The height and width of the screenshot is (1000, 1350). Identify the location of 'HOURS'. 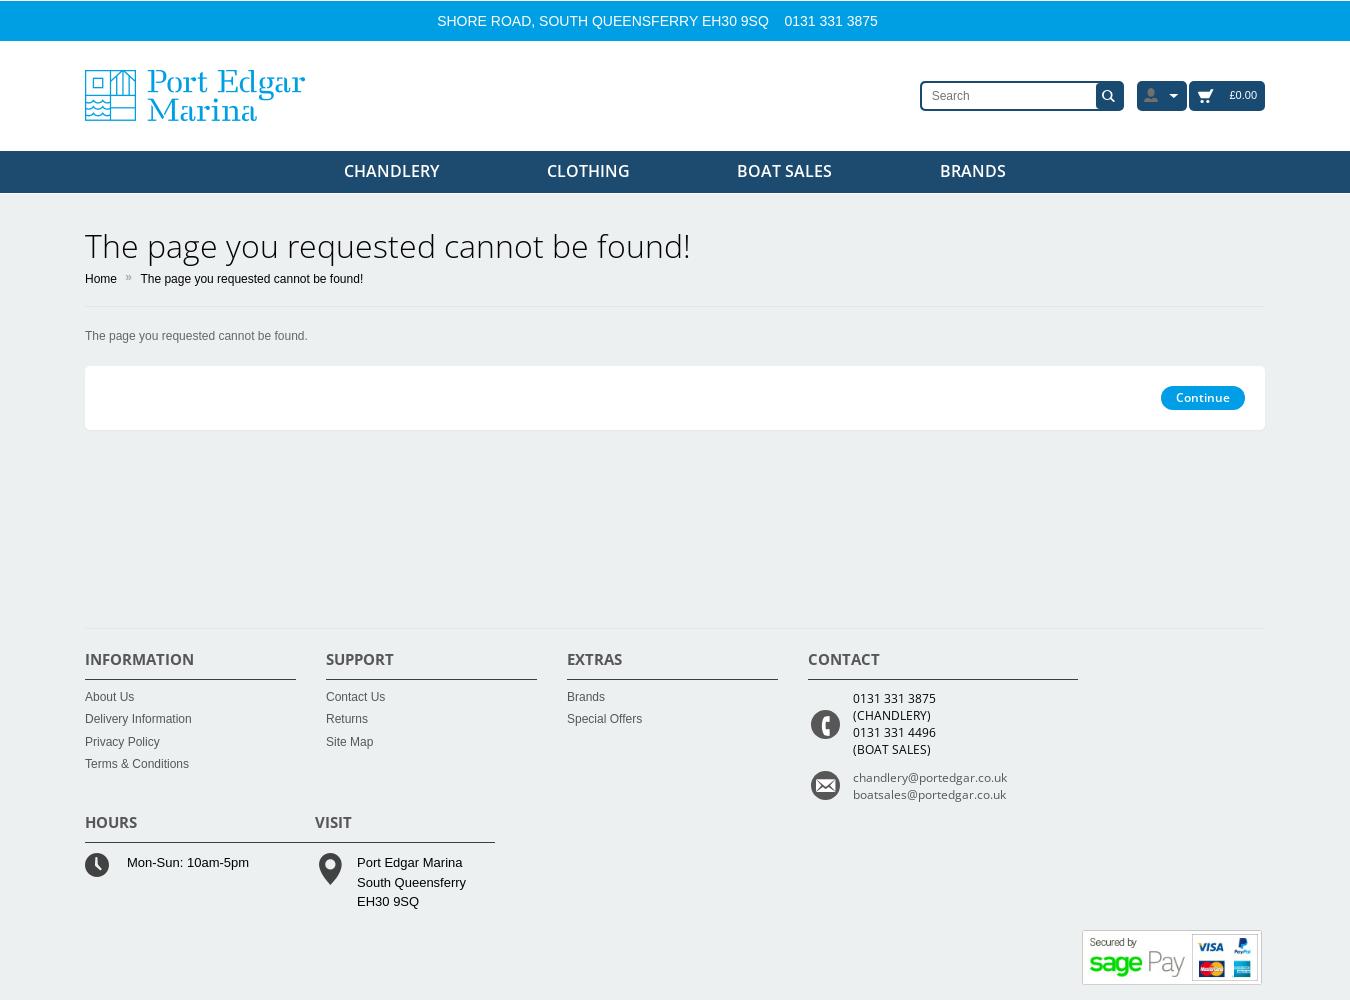
(84, 821).